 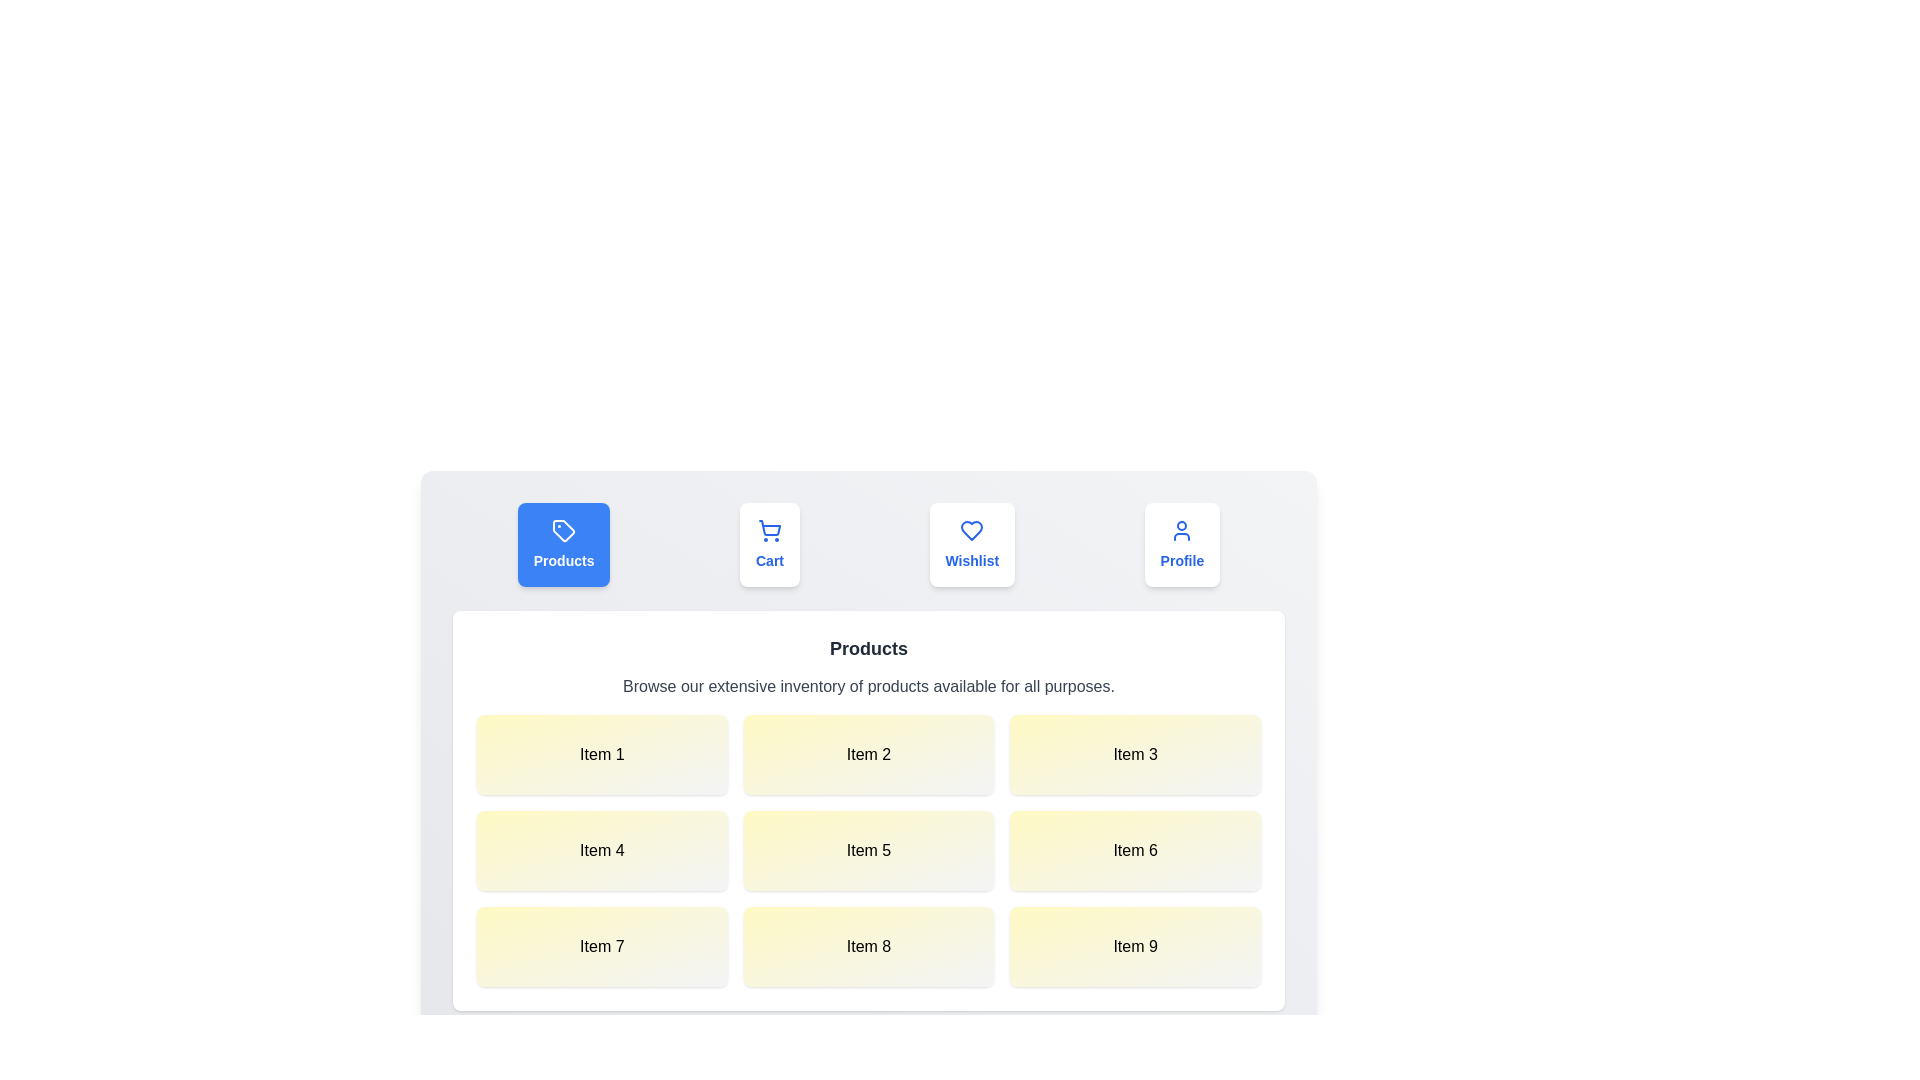 What do you see at coordinates (563, 544) in the screenshot?
I see `the Products tab to view its content` at bounding box center [563, 544].